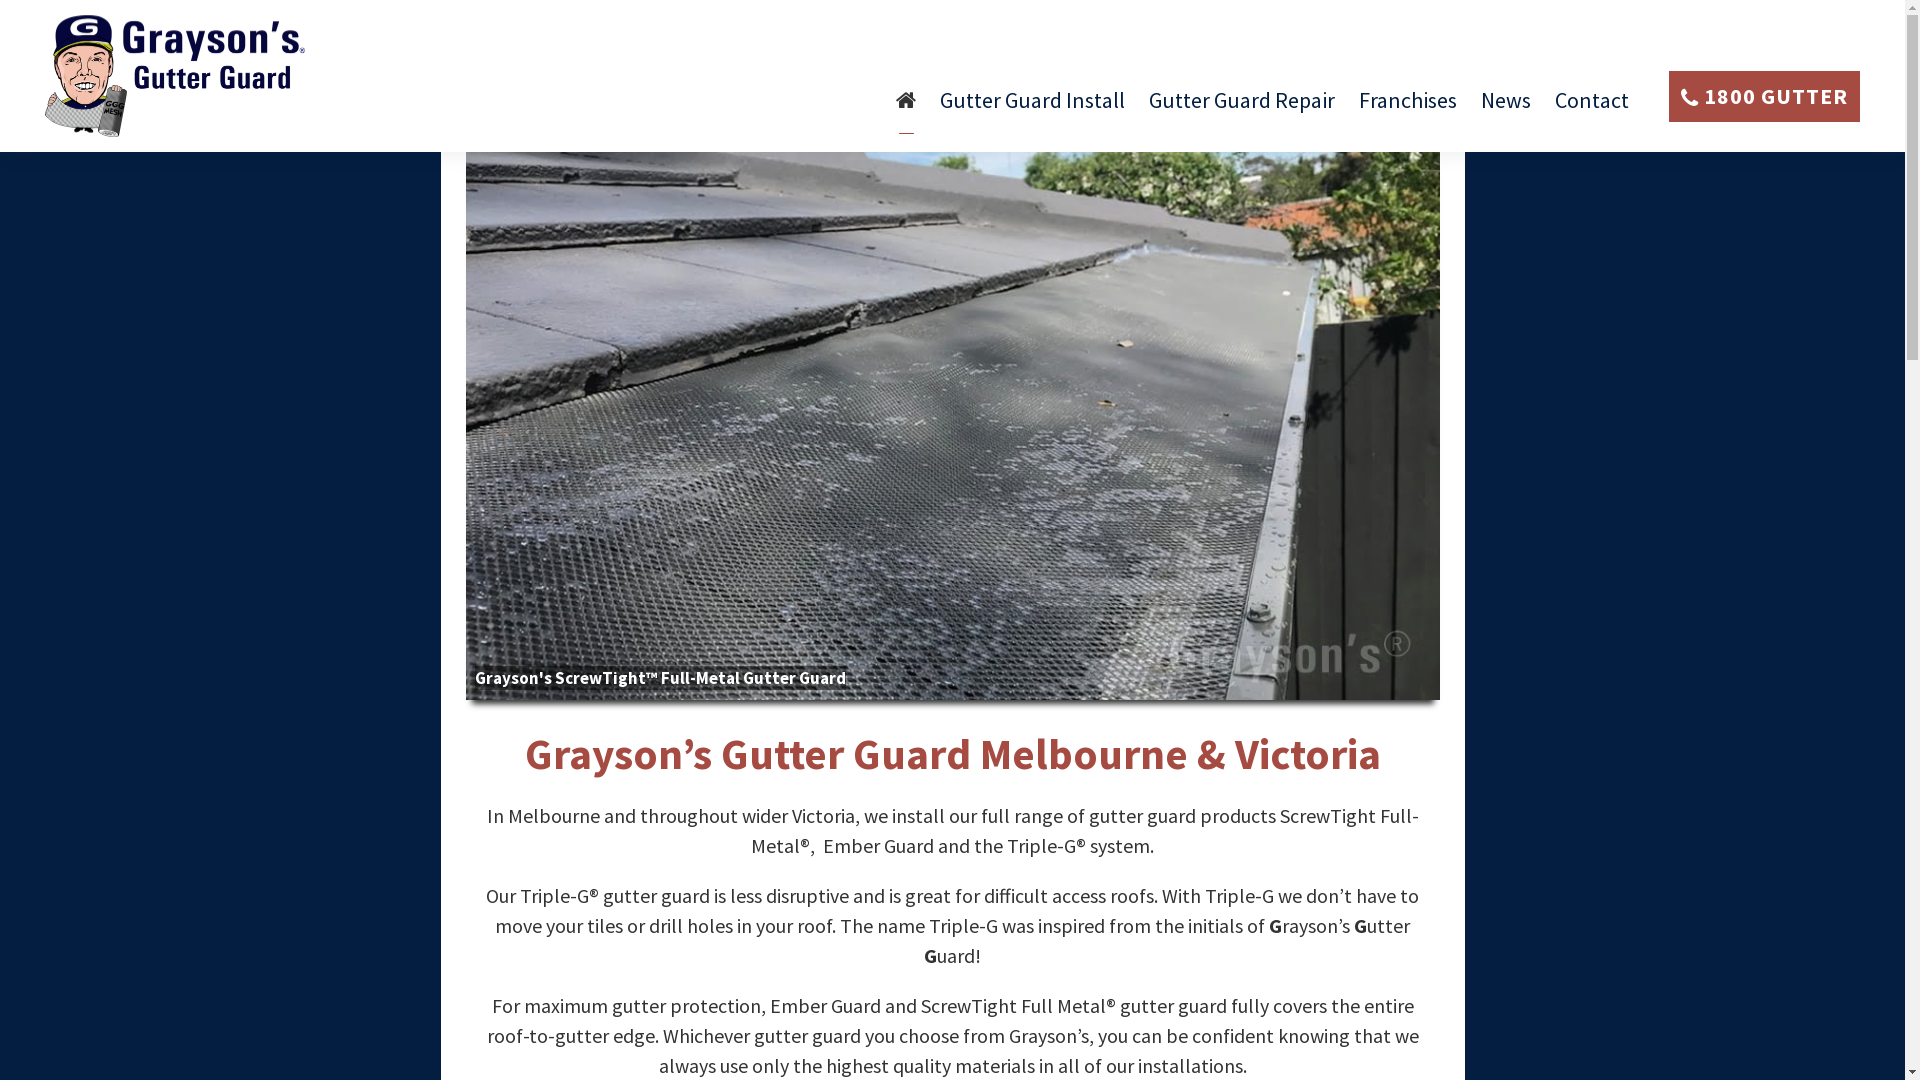  I want to click on 'Gutter Guard Repair', so click(1148, 108).